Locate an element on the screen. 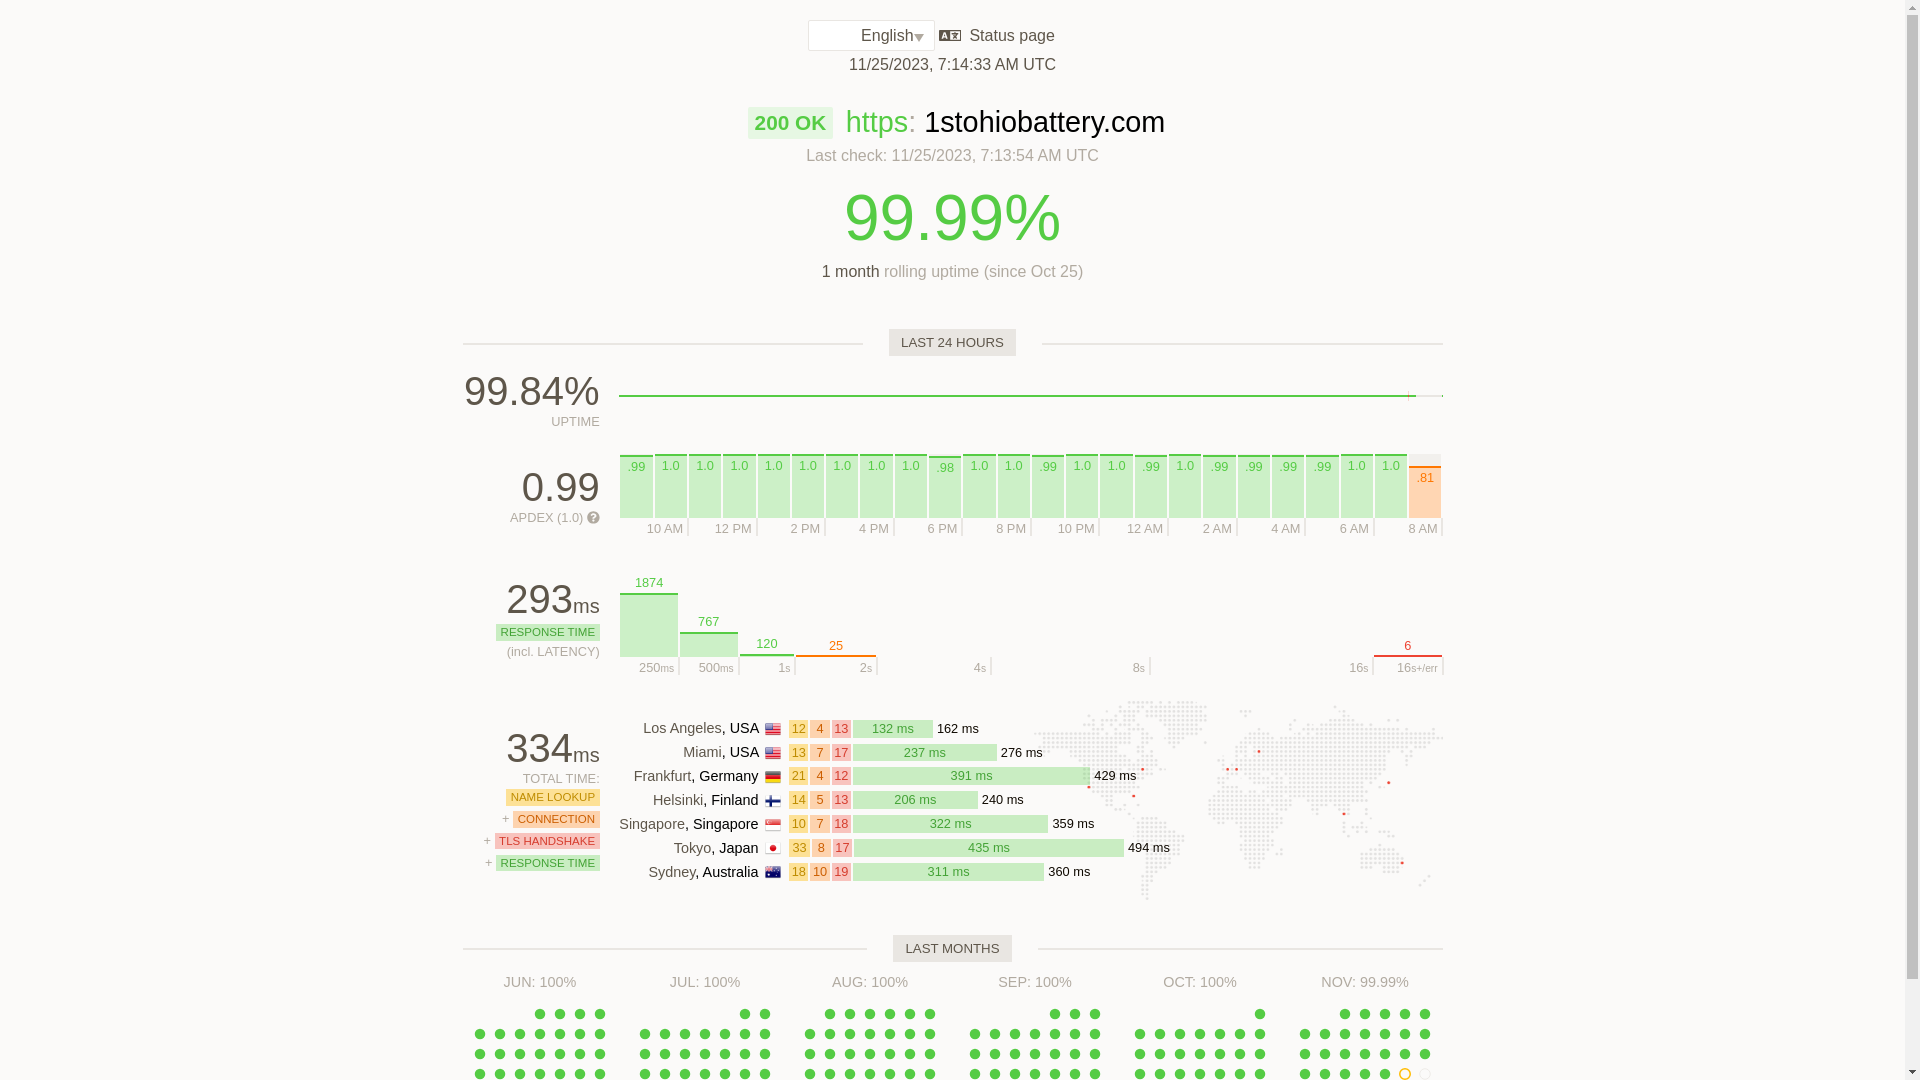 The image size is (1920, 1080). '<small>Aug 10:</small> No downtime' is located at coordinates (869, 1033).